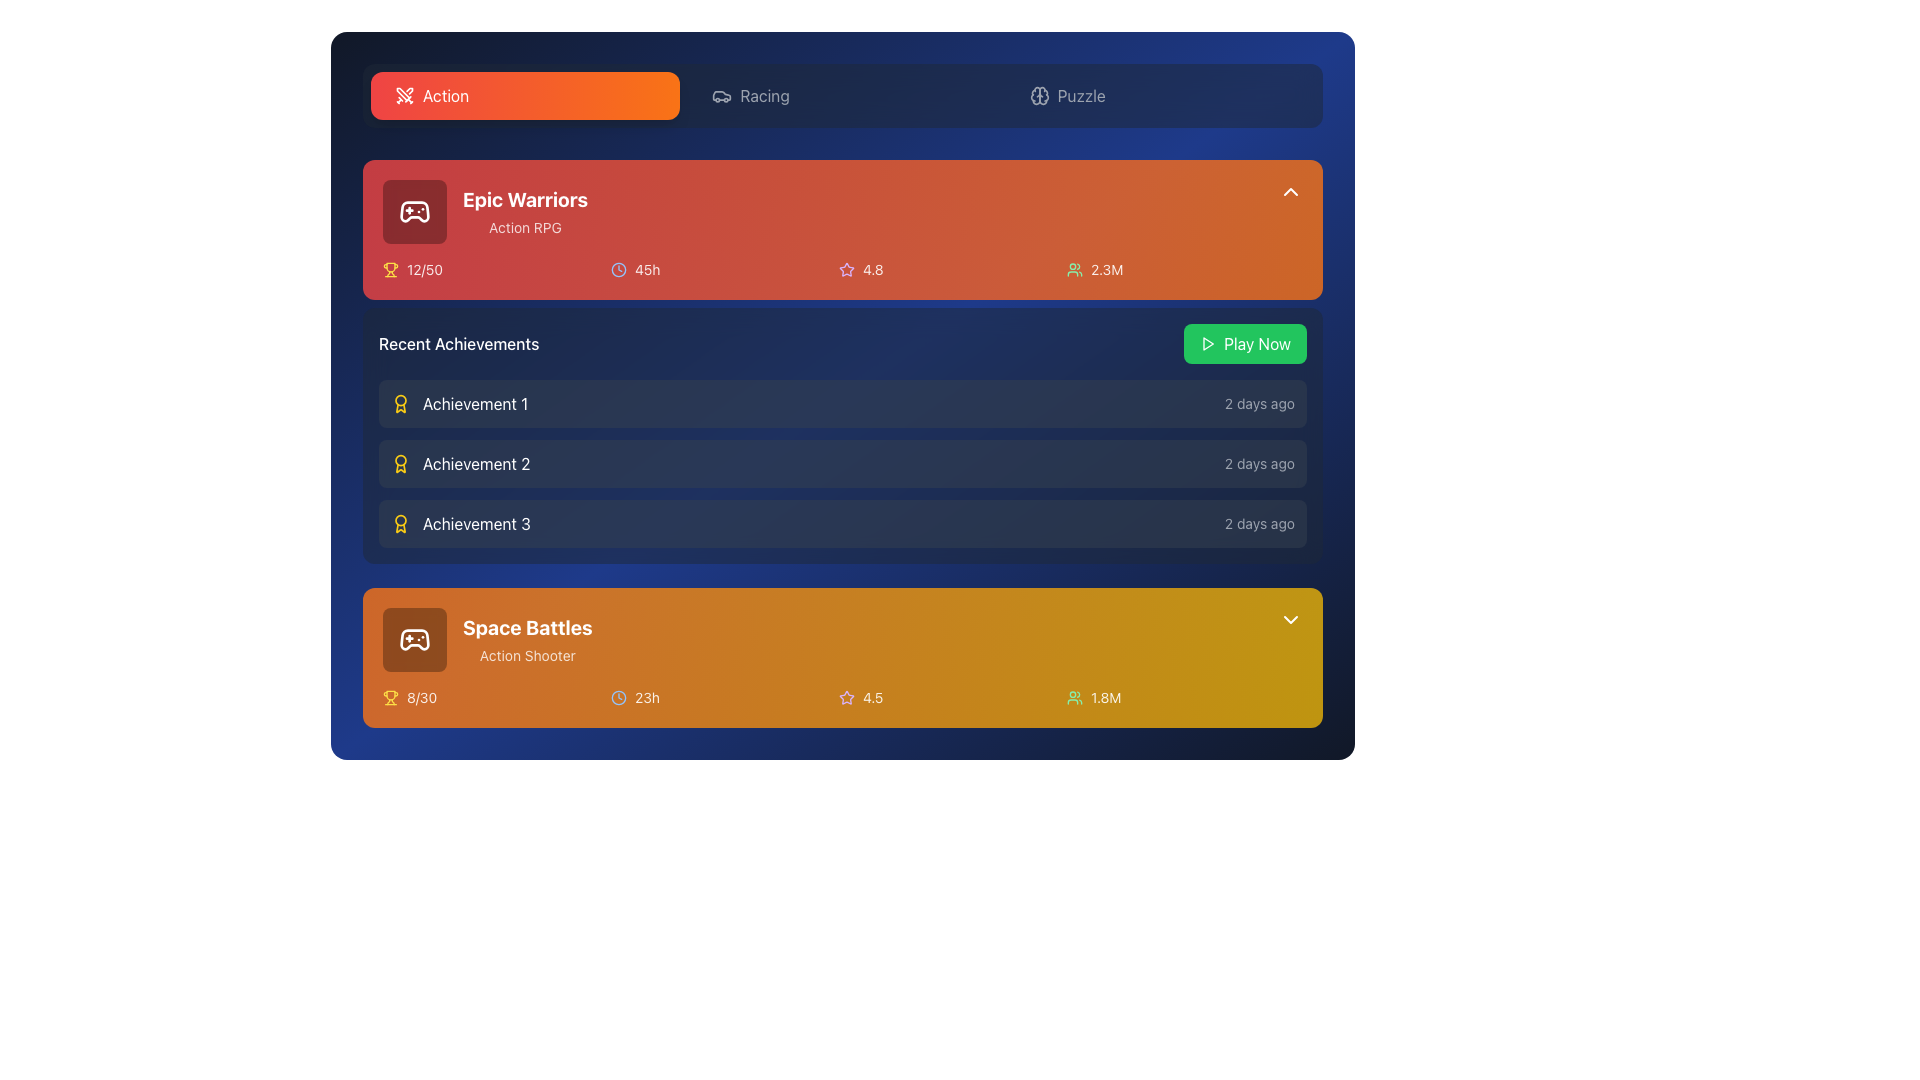  Describe the element at coordinates (421, 697) in the screenshot. I see `the text label displaying '8/30' located under the trophy icon in the 'Space Battles' section` at that location.